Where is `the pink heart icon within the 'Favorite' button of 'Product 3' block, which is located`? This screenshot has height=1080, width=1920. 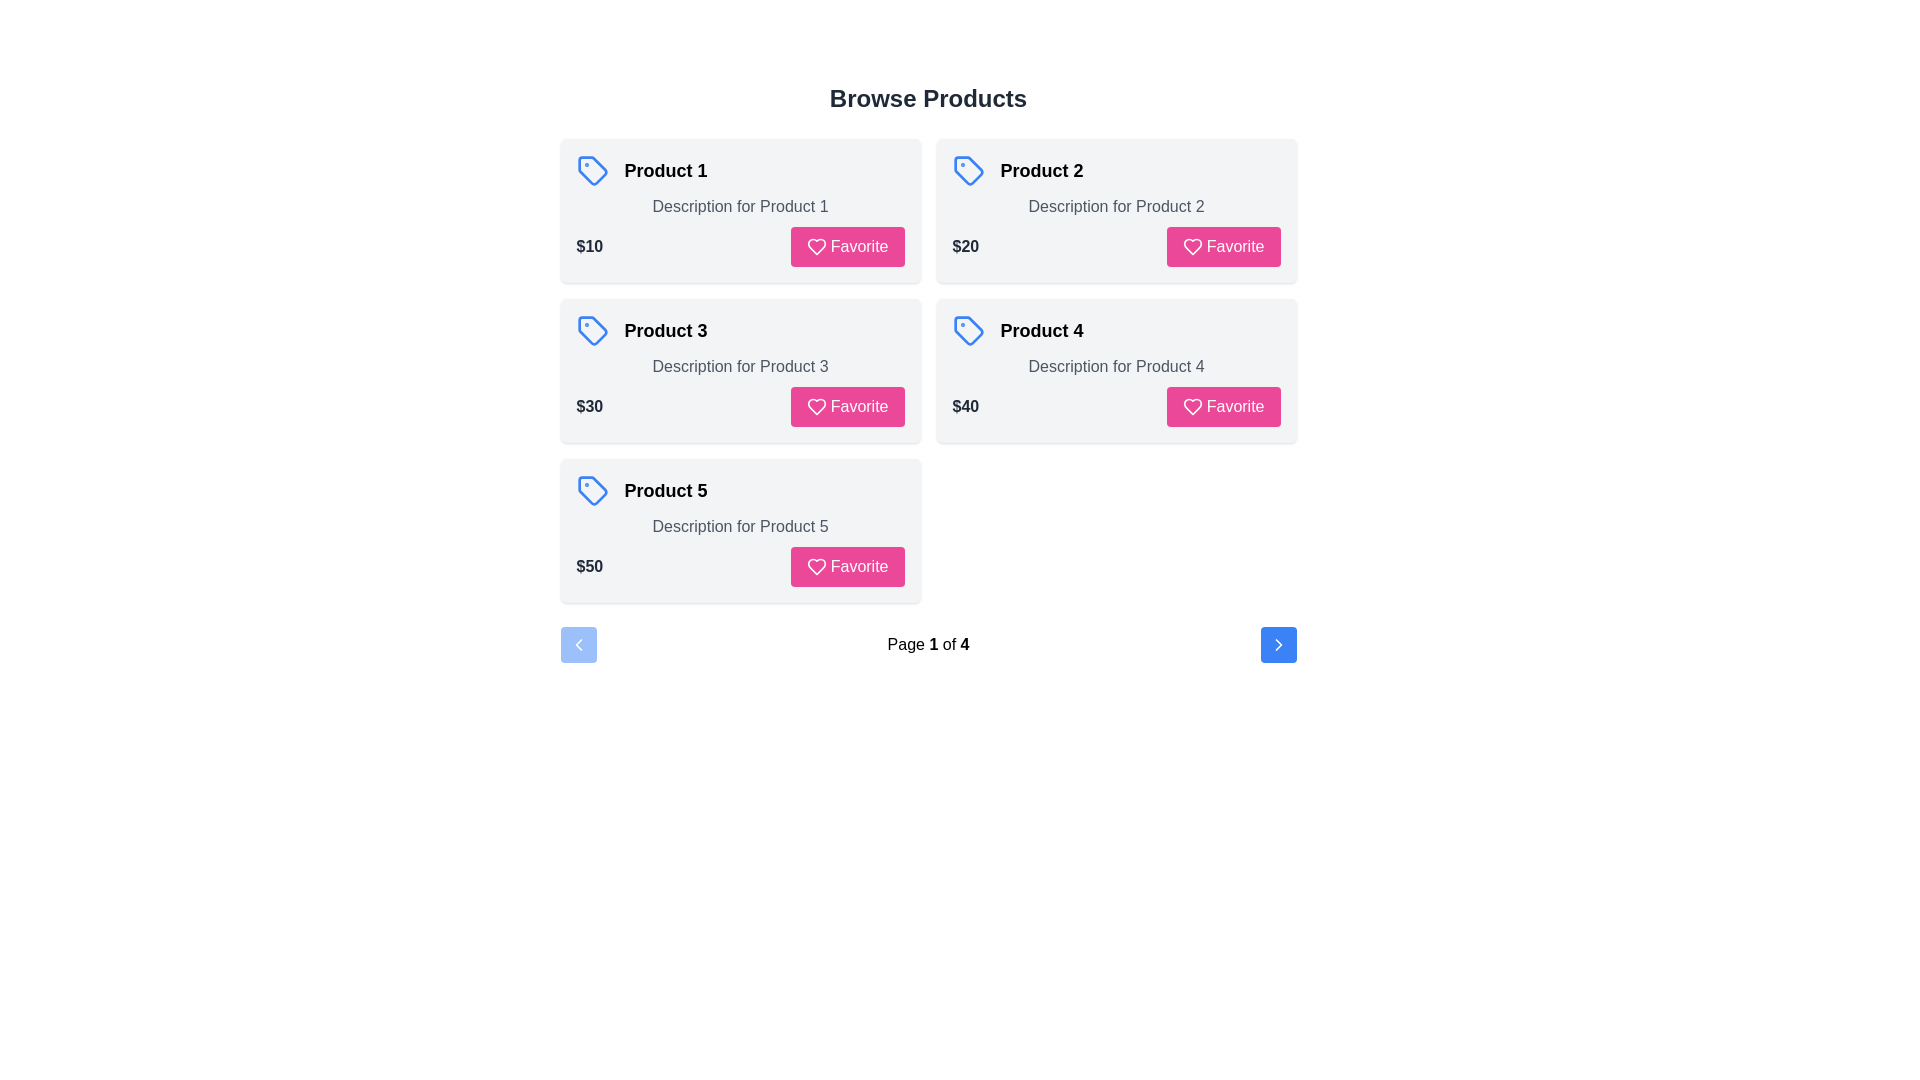 the pink heart icon within the 'Favorite' button of 'Product 3' block, which is located is located at coordinates (816, 406).